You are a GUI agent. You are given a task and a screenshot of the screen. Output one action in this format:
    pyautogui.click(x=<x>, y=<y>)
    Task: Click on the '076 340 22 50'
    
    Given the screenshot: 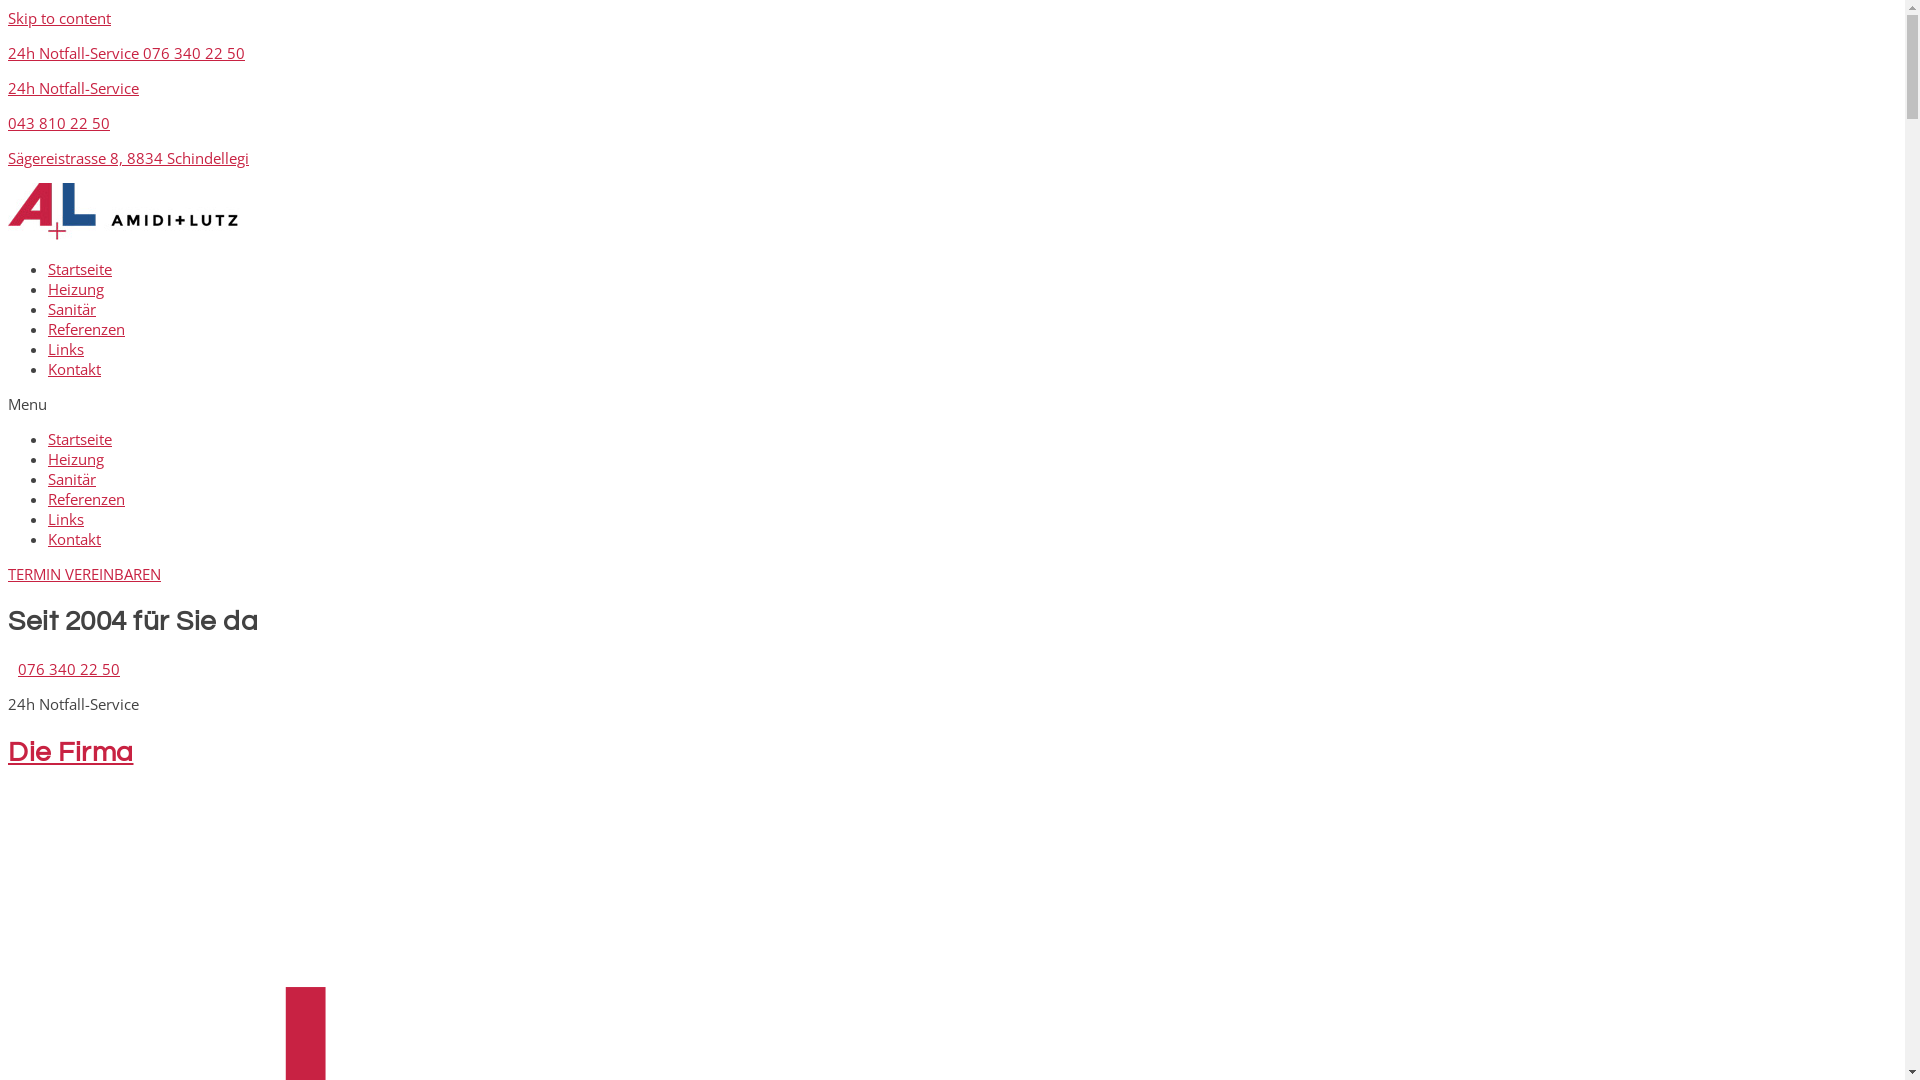 What is the action you would take?
    pyautogui.click(x=68, y=668)
    